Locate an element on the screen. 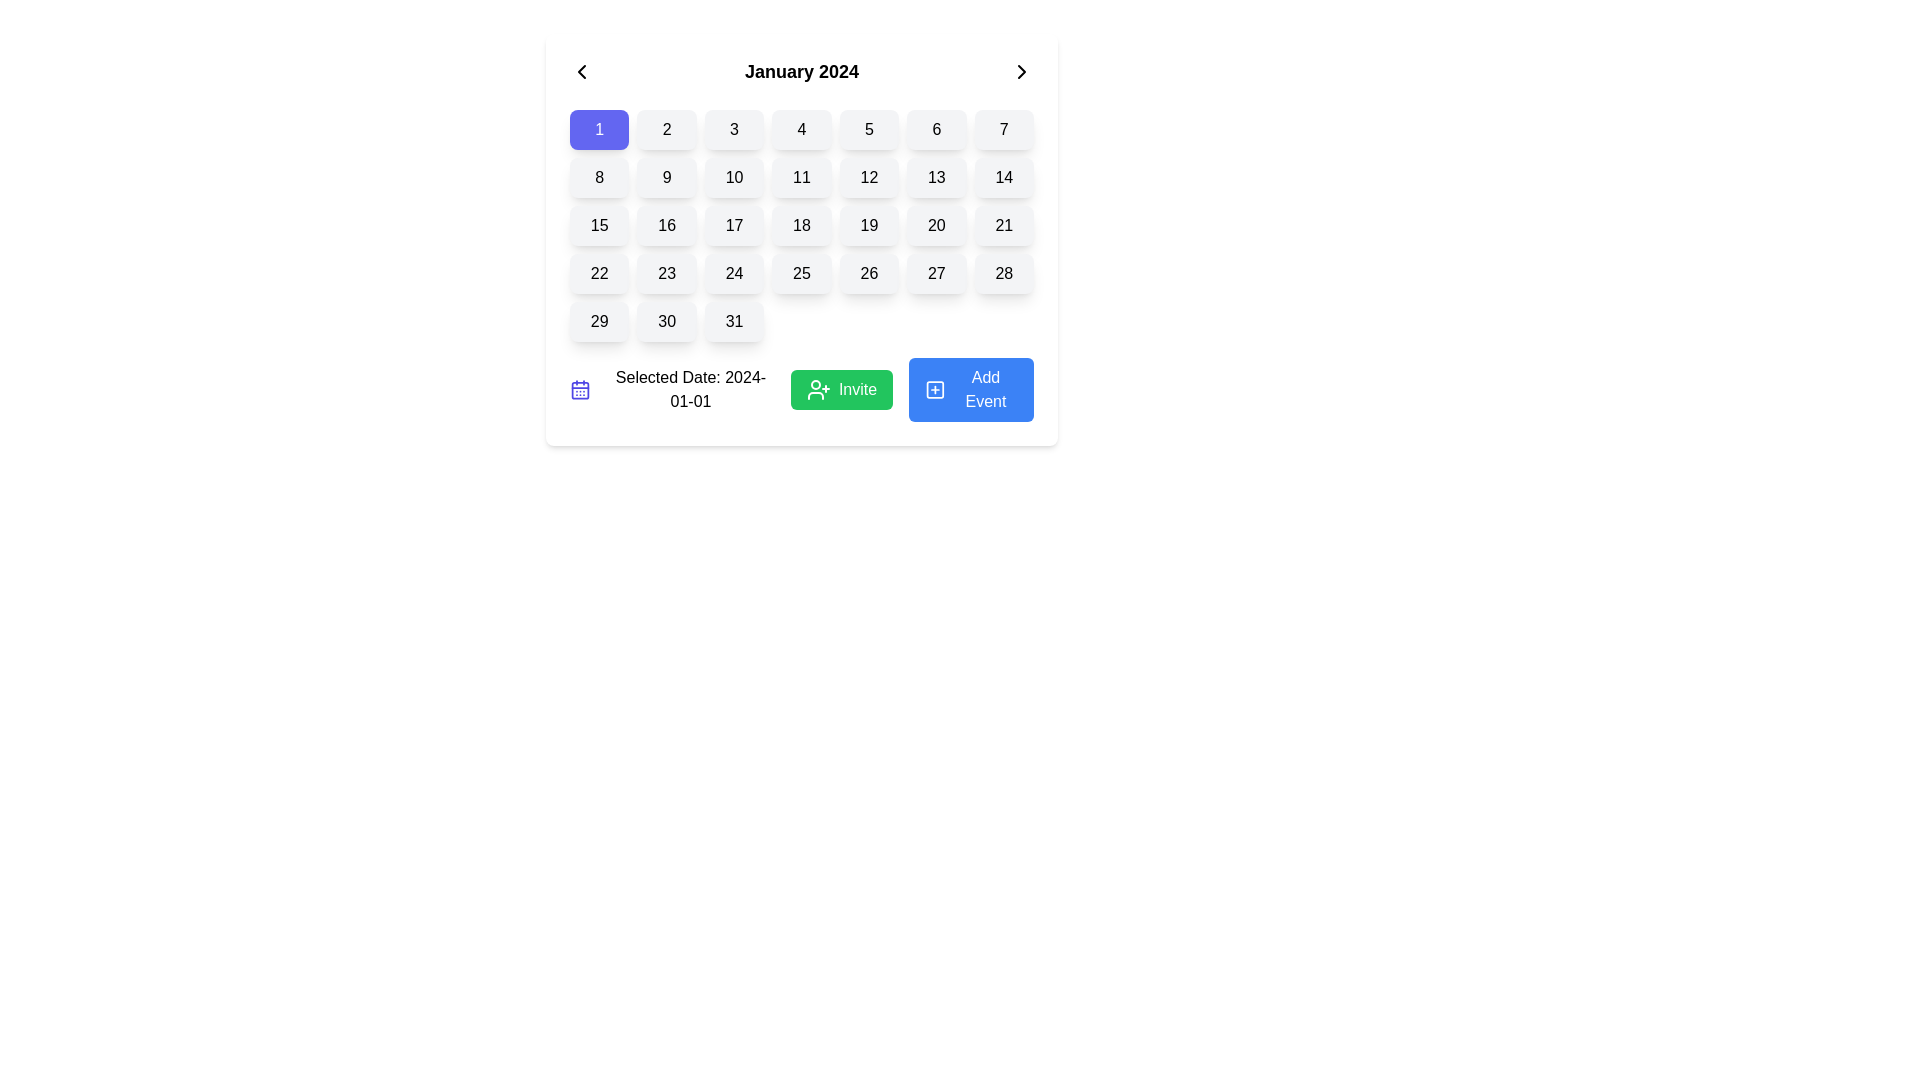 The height and width of the screenshot is (1080, 1920). the square button displaying the numeral '20' with a light gray background, located in the third row and sixth column of the date button grid below the 'January 2024' label is located at coordinates (935, 225).